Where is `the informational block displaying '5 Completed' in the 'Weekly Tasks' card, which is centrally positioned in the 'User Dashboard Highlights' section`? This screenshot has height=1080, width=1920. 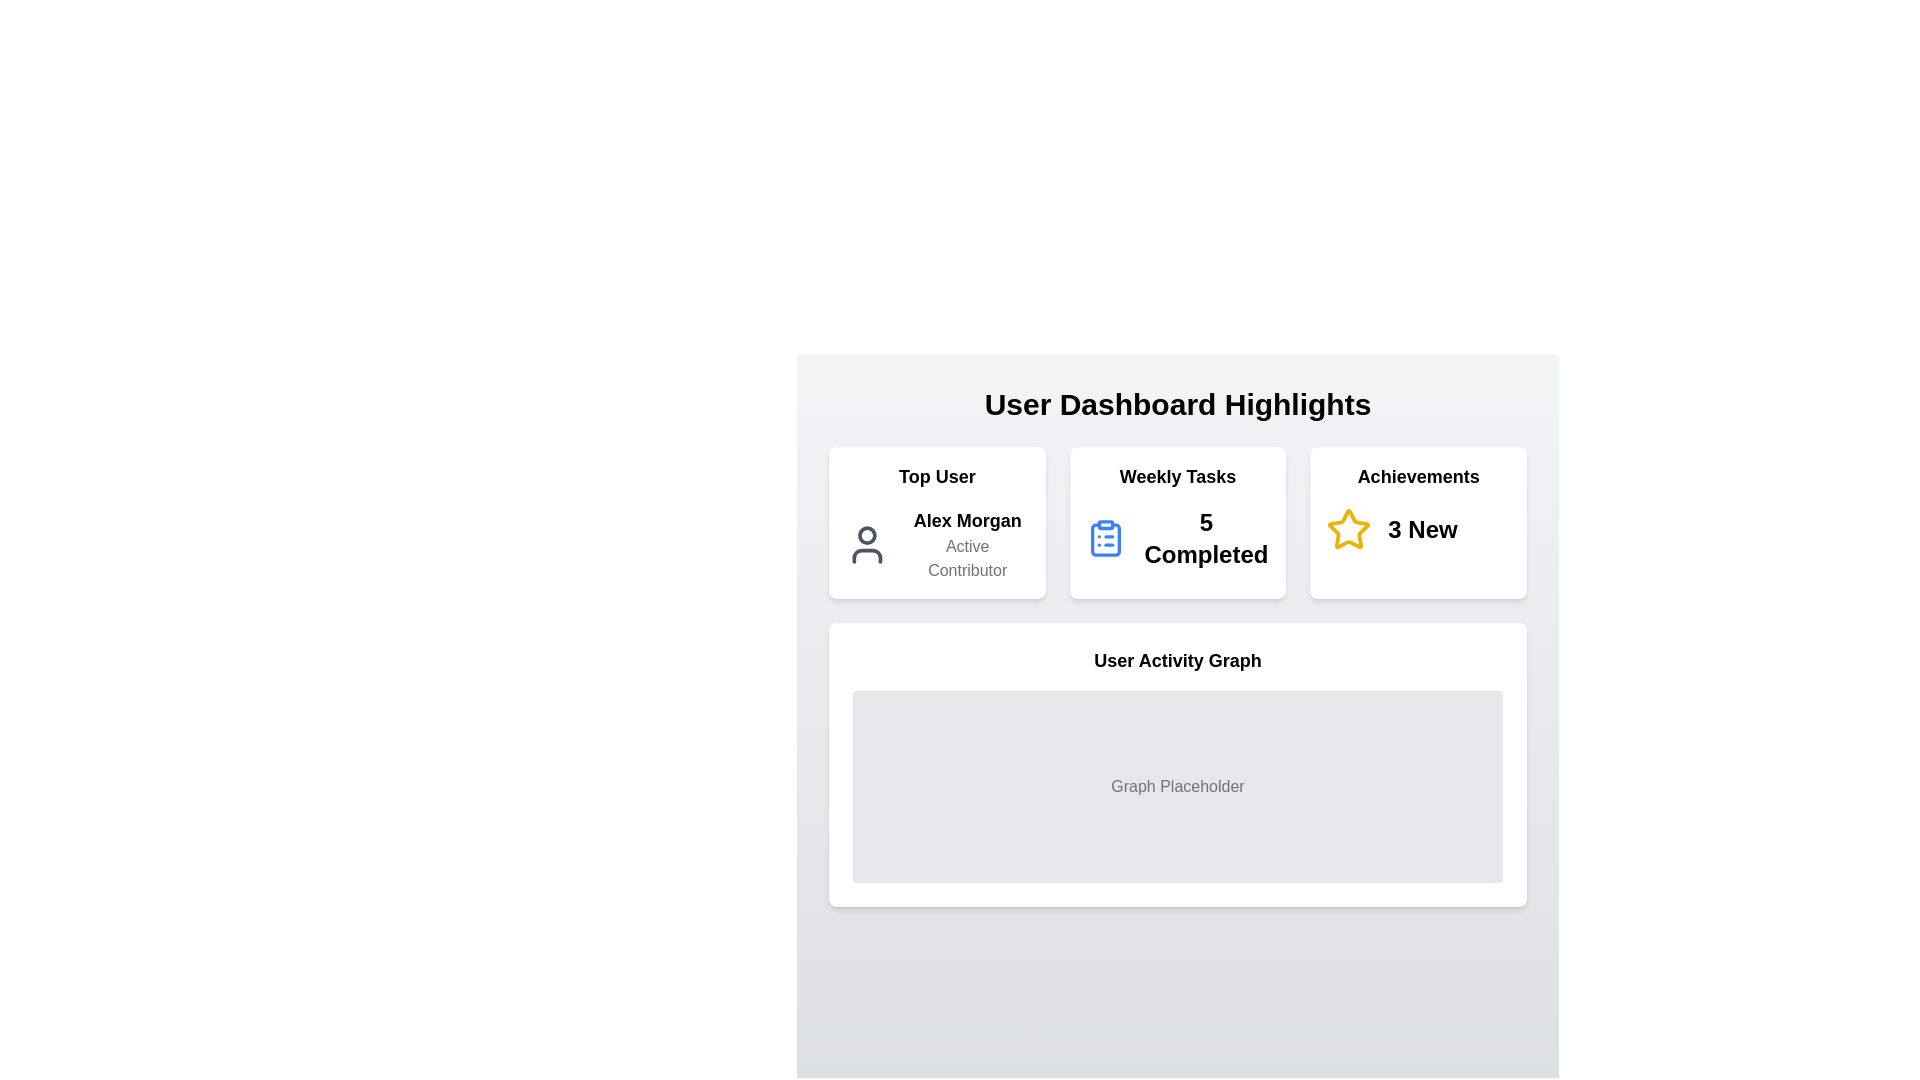
the informational block displaying '5 Completed' in the 'Weekly Tasks' card, which is centrally positioned in the 'User Dashboard Highlights' section is located at coordinates (1177, 538).